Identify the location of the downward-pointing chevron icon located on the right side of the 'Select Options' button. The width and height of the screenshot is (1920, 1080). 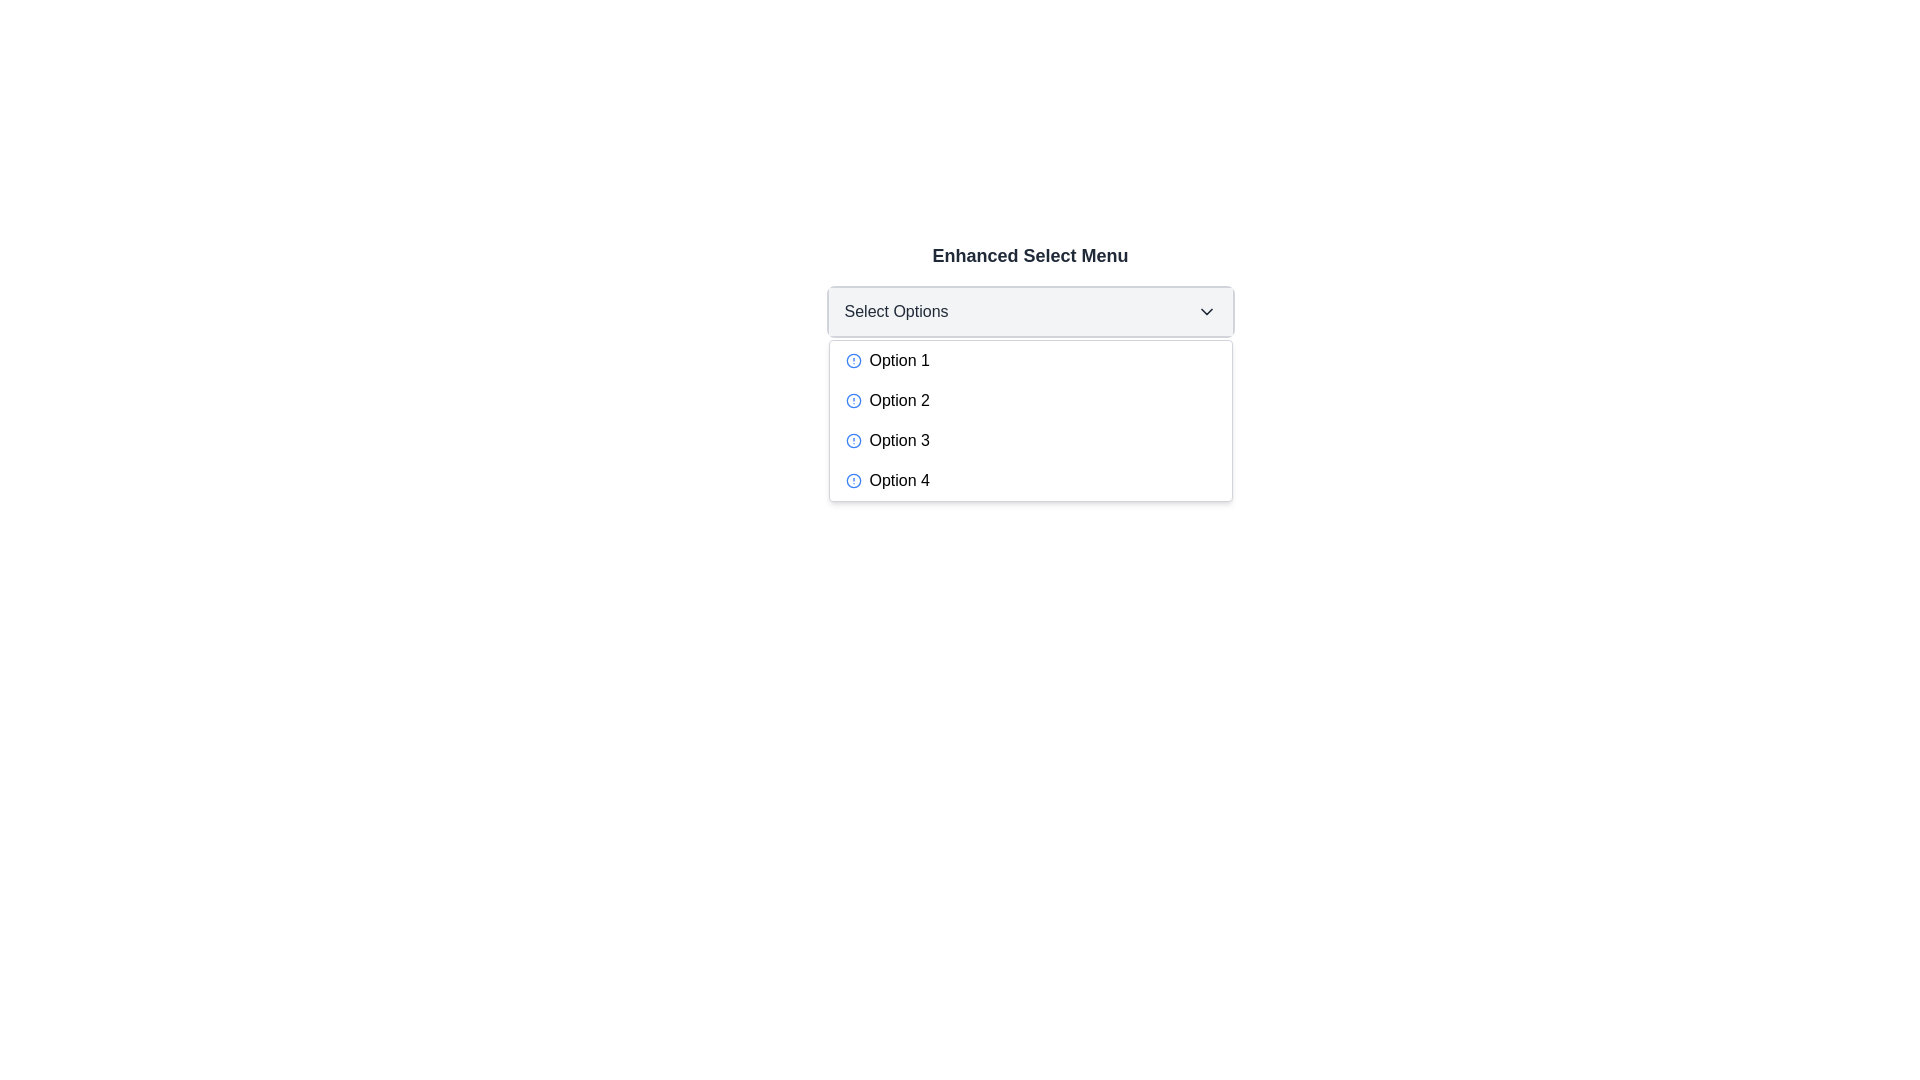
(1205, 312).